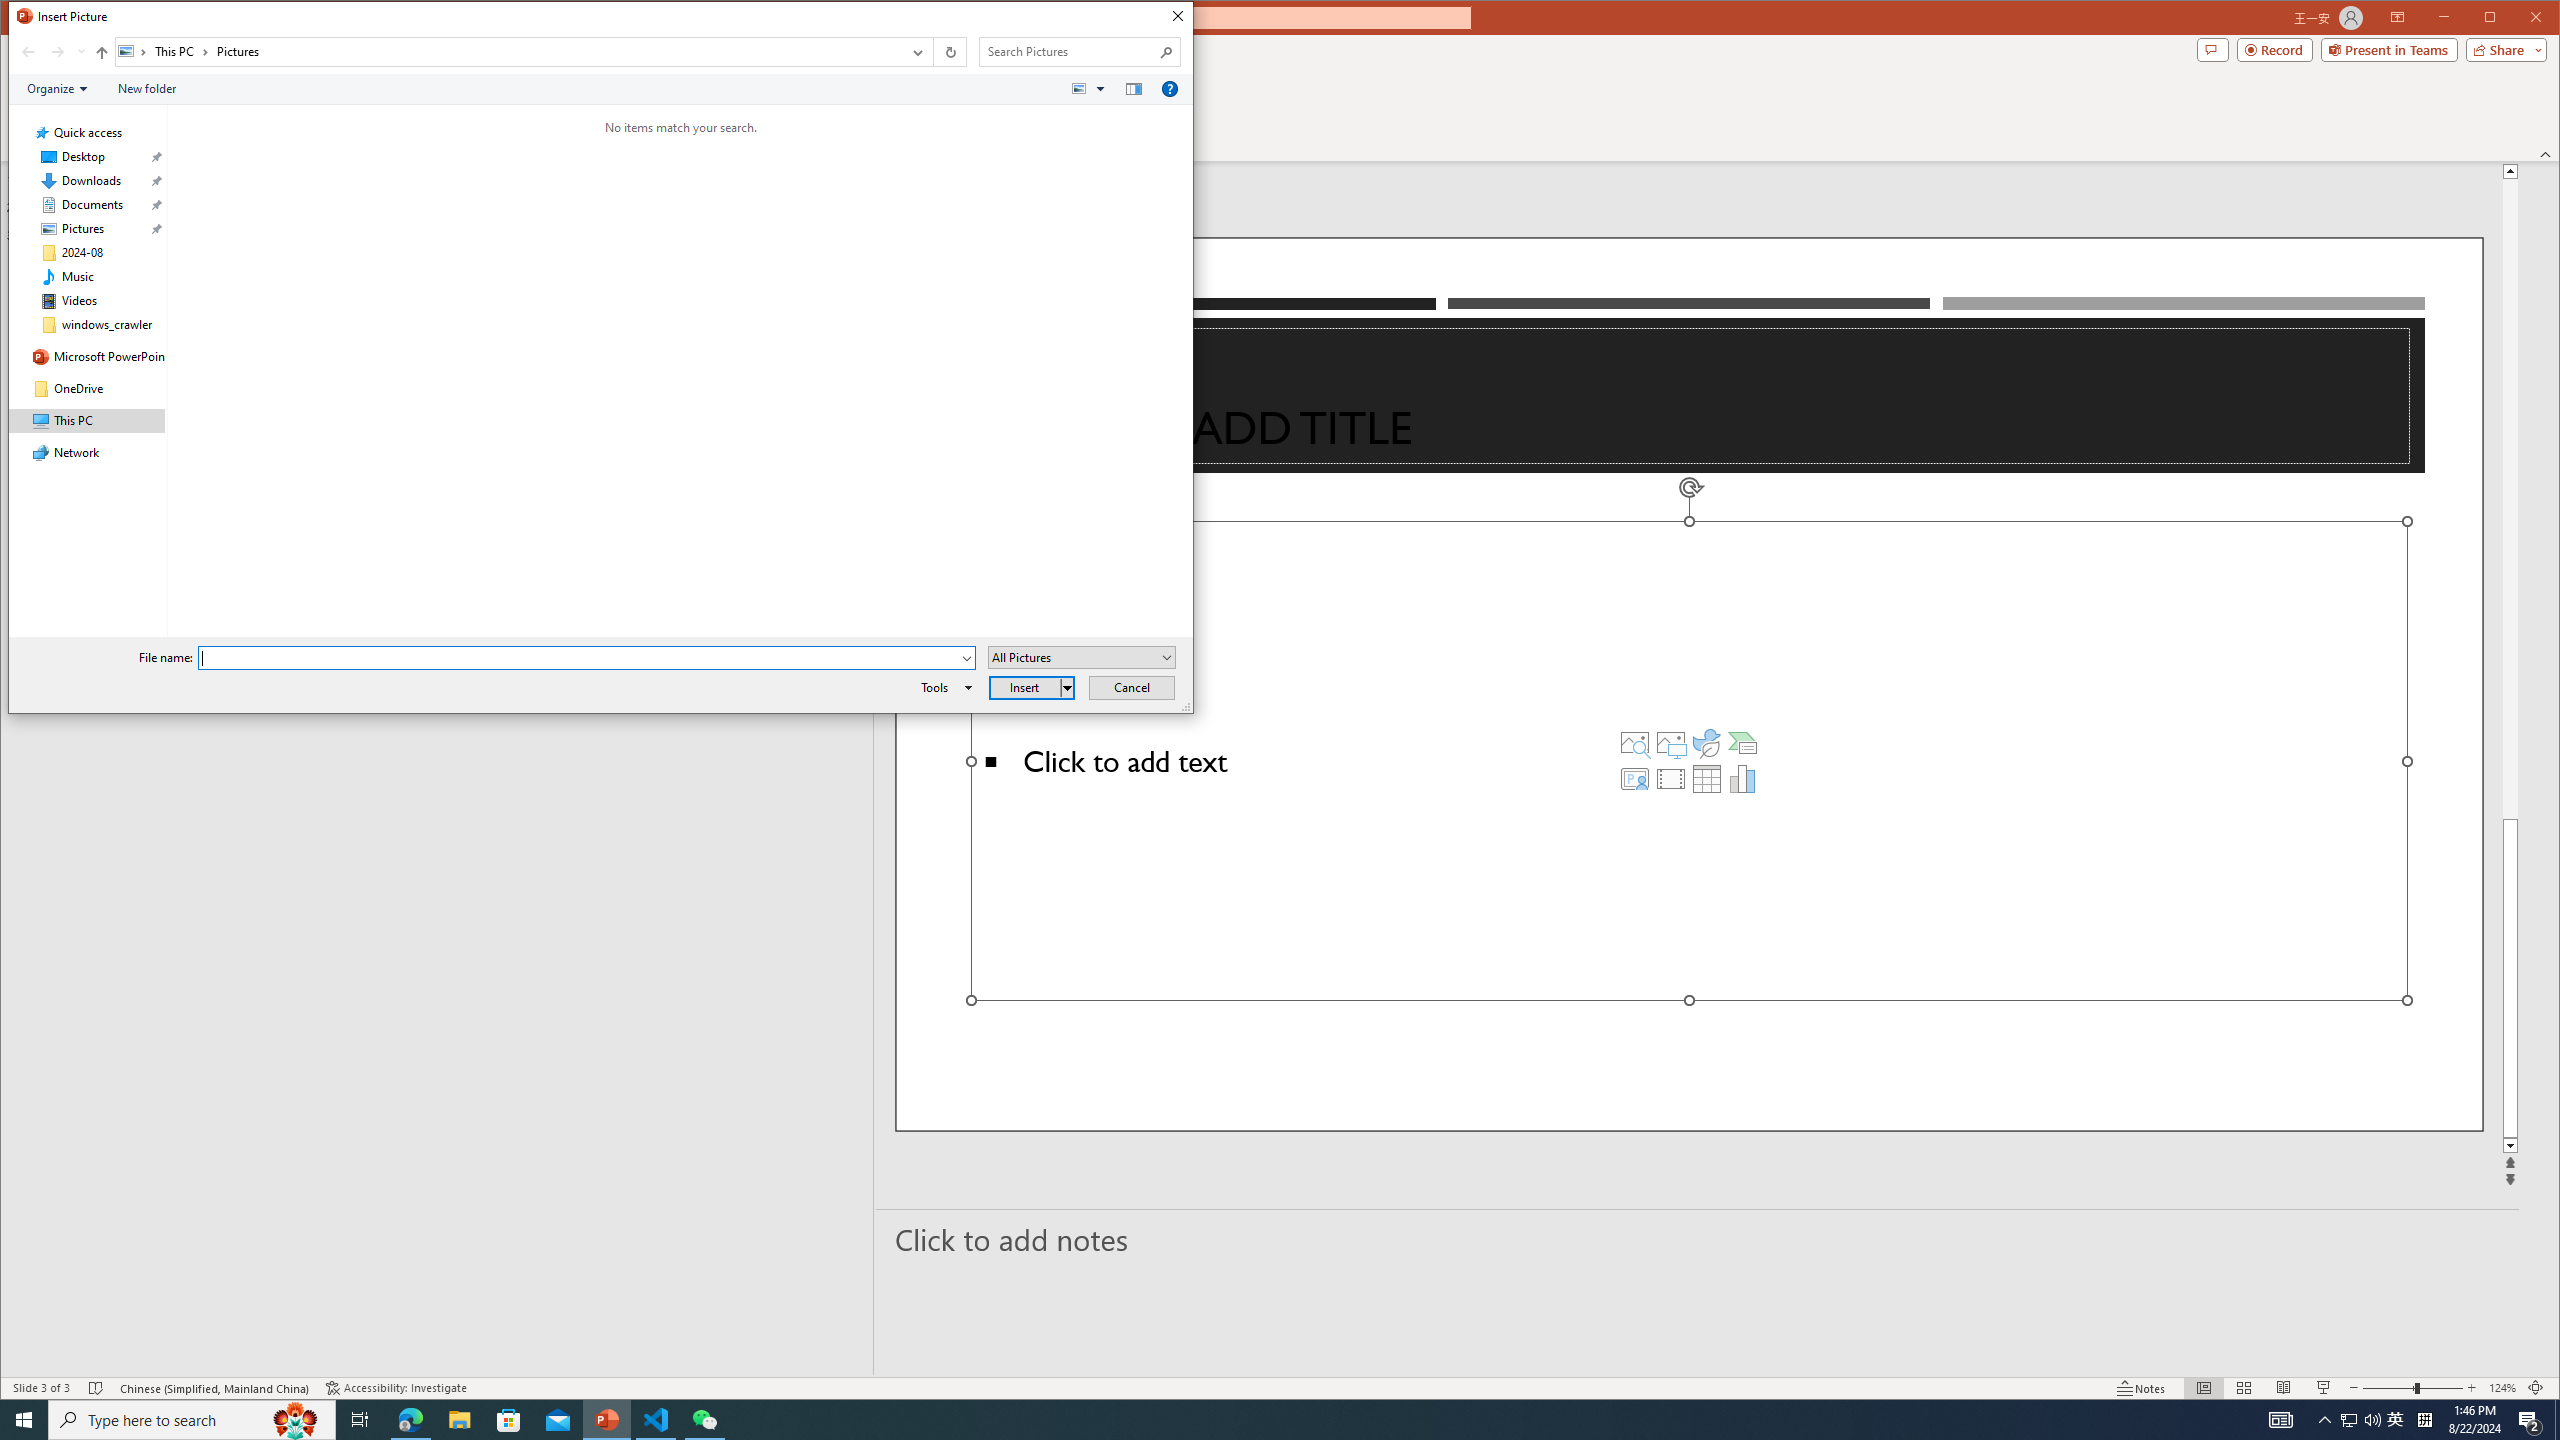  I want to click on 'Up band toolbar', so click(101, 54).